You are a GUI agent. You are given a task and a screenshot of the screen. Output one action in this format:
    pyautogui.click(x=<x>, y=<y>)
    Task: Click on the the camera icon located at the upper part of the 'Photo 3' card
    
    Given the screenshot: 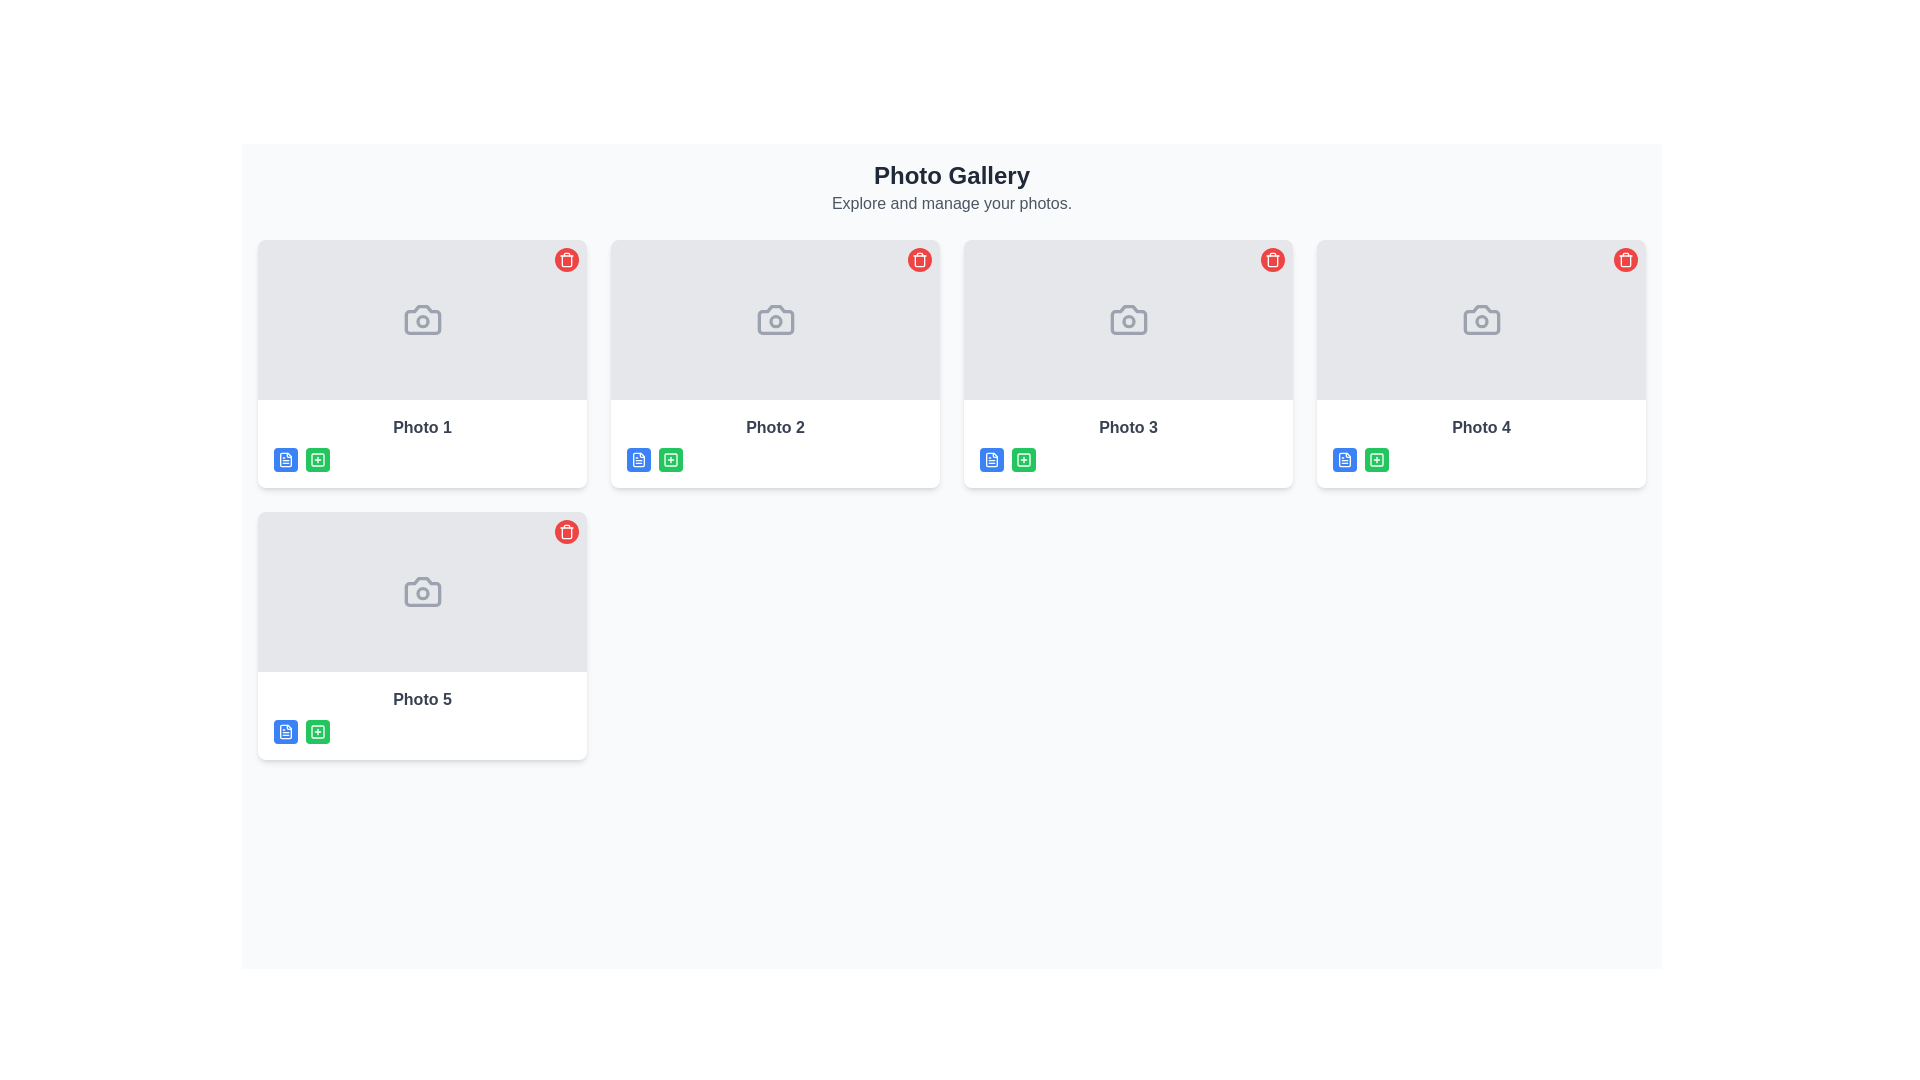 What is the action you would take?
    pyautogui.click(x=1128, y=319)
    